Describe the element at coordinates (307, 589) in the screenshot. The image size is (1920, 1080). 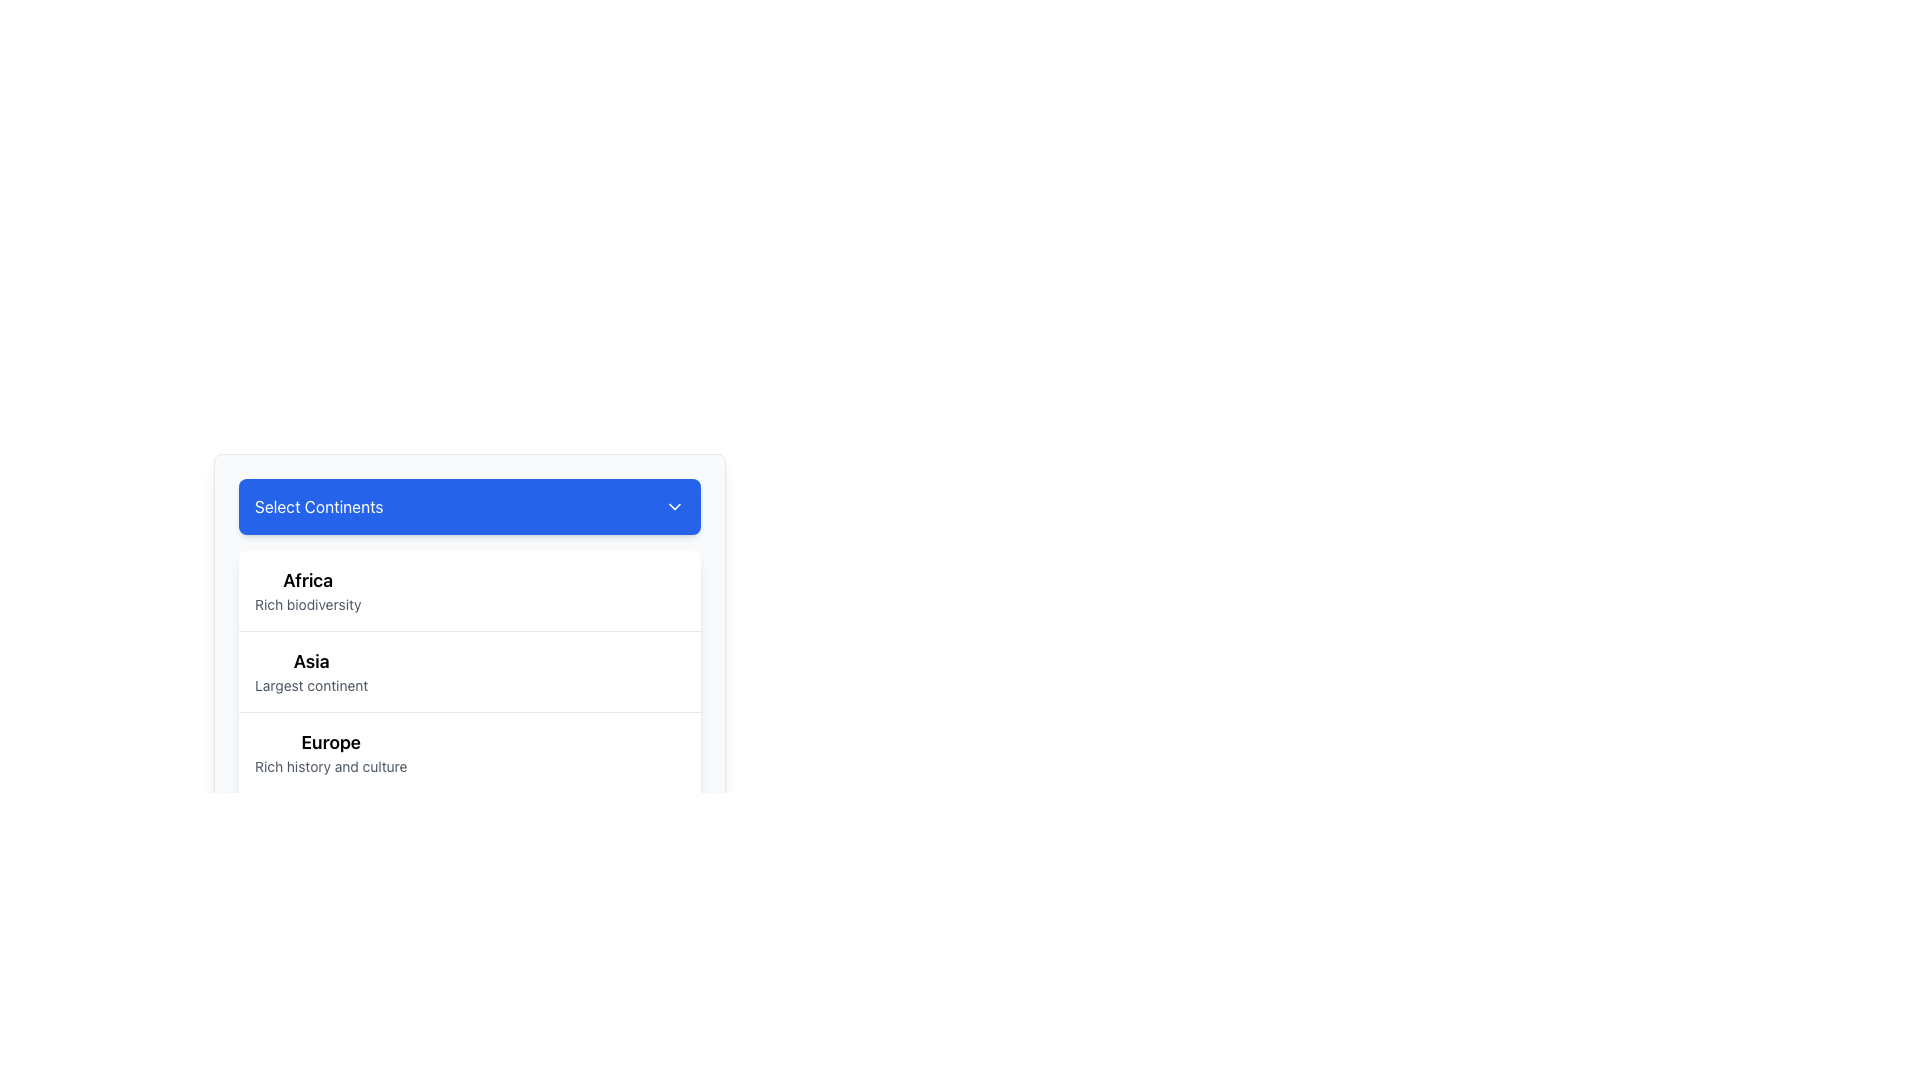
I see `the first entry in the dropdown list titled 'Select Continents' which displays the bold header 'Africa' followed by the description 'Rich biodiversity'` at that location.